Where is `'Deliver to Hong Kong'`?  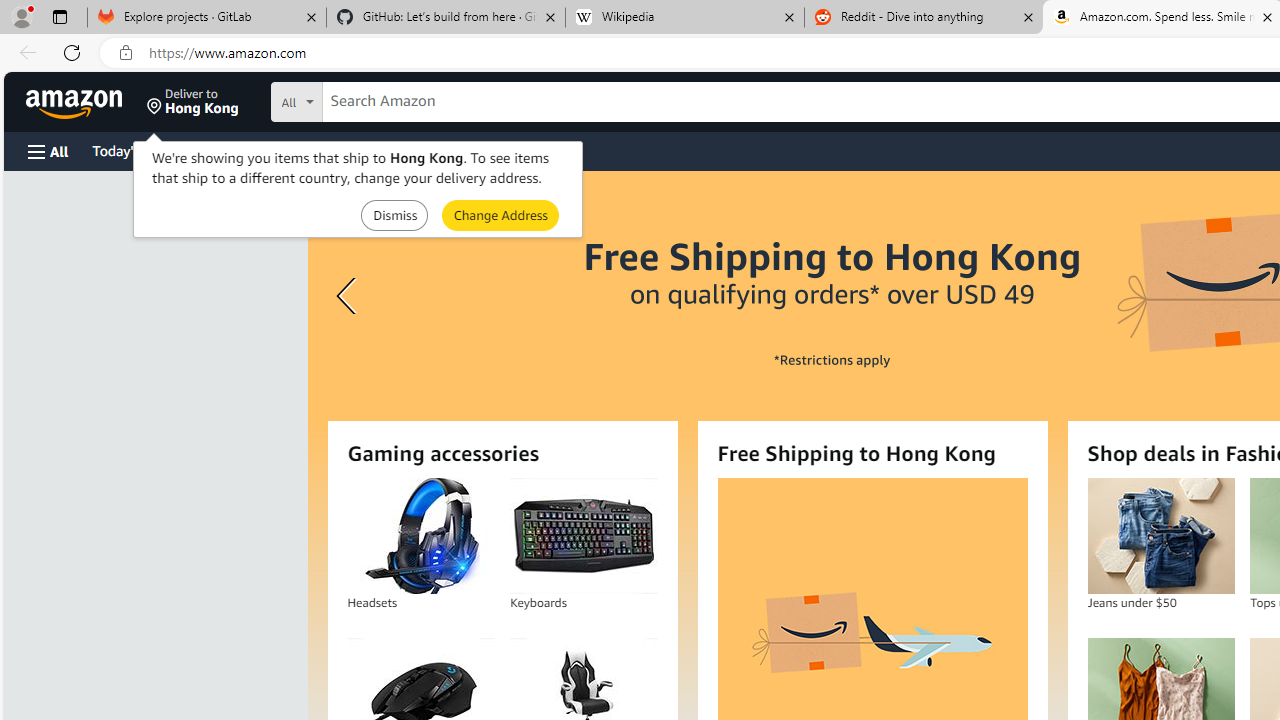 'Deliver to Hong Kong' is located at coordinates (193, 101).